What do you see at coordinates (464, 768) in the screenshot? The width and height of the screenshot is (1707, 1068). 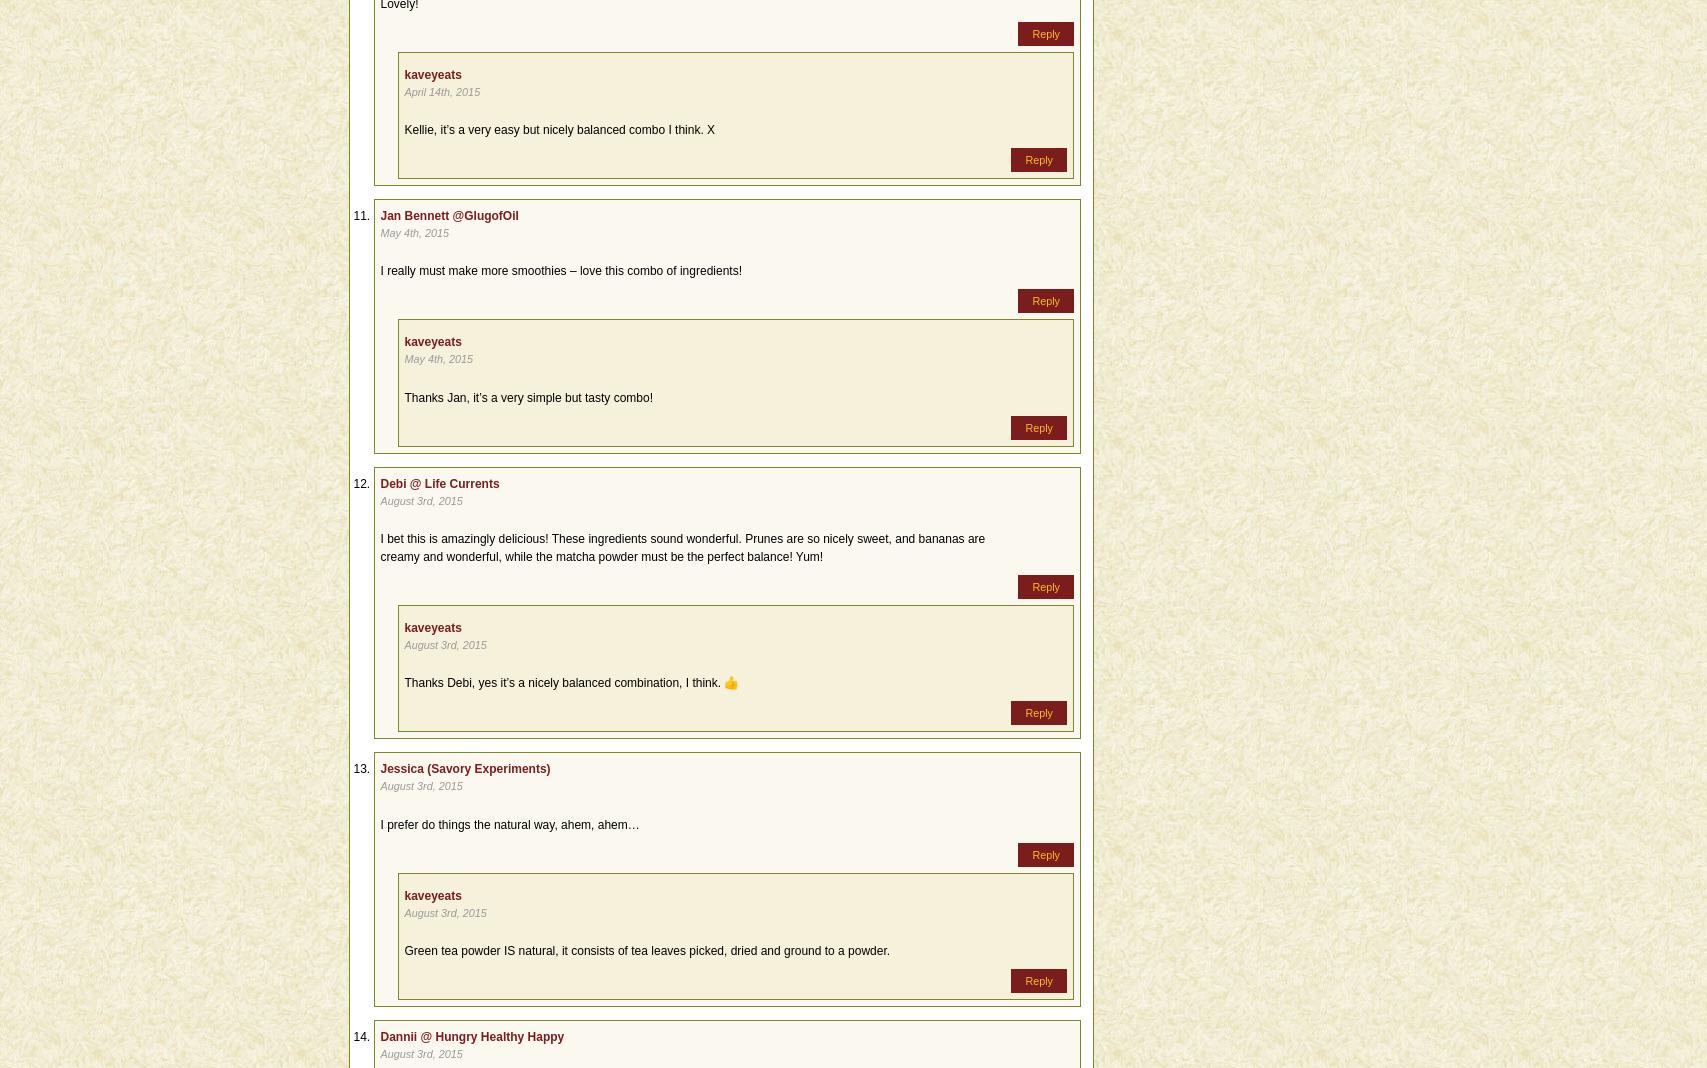 I see `'Jessica (Savory Experiments)'` at bounding box center [464, 768].